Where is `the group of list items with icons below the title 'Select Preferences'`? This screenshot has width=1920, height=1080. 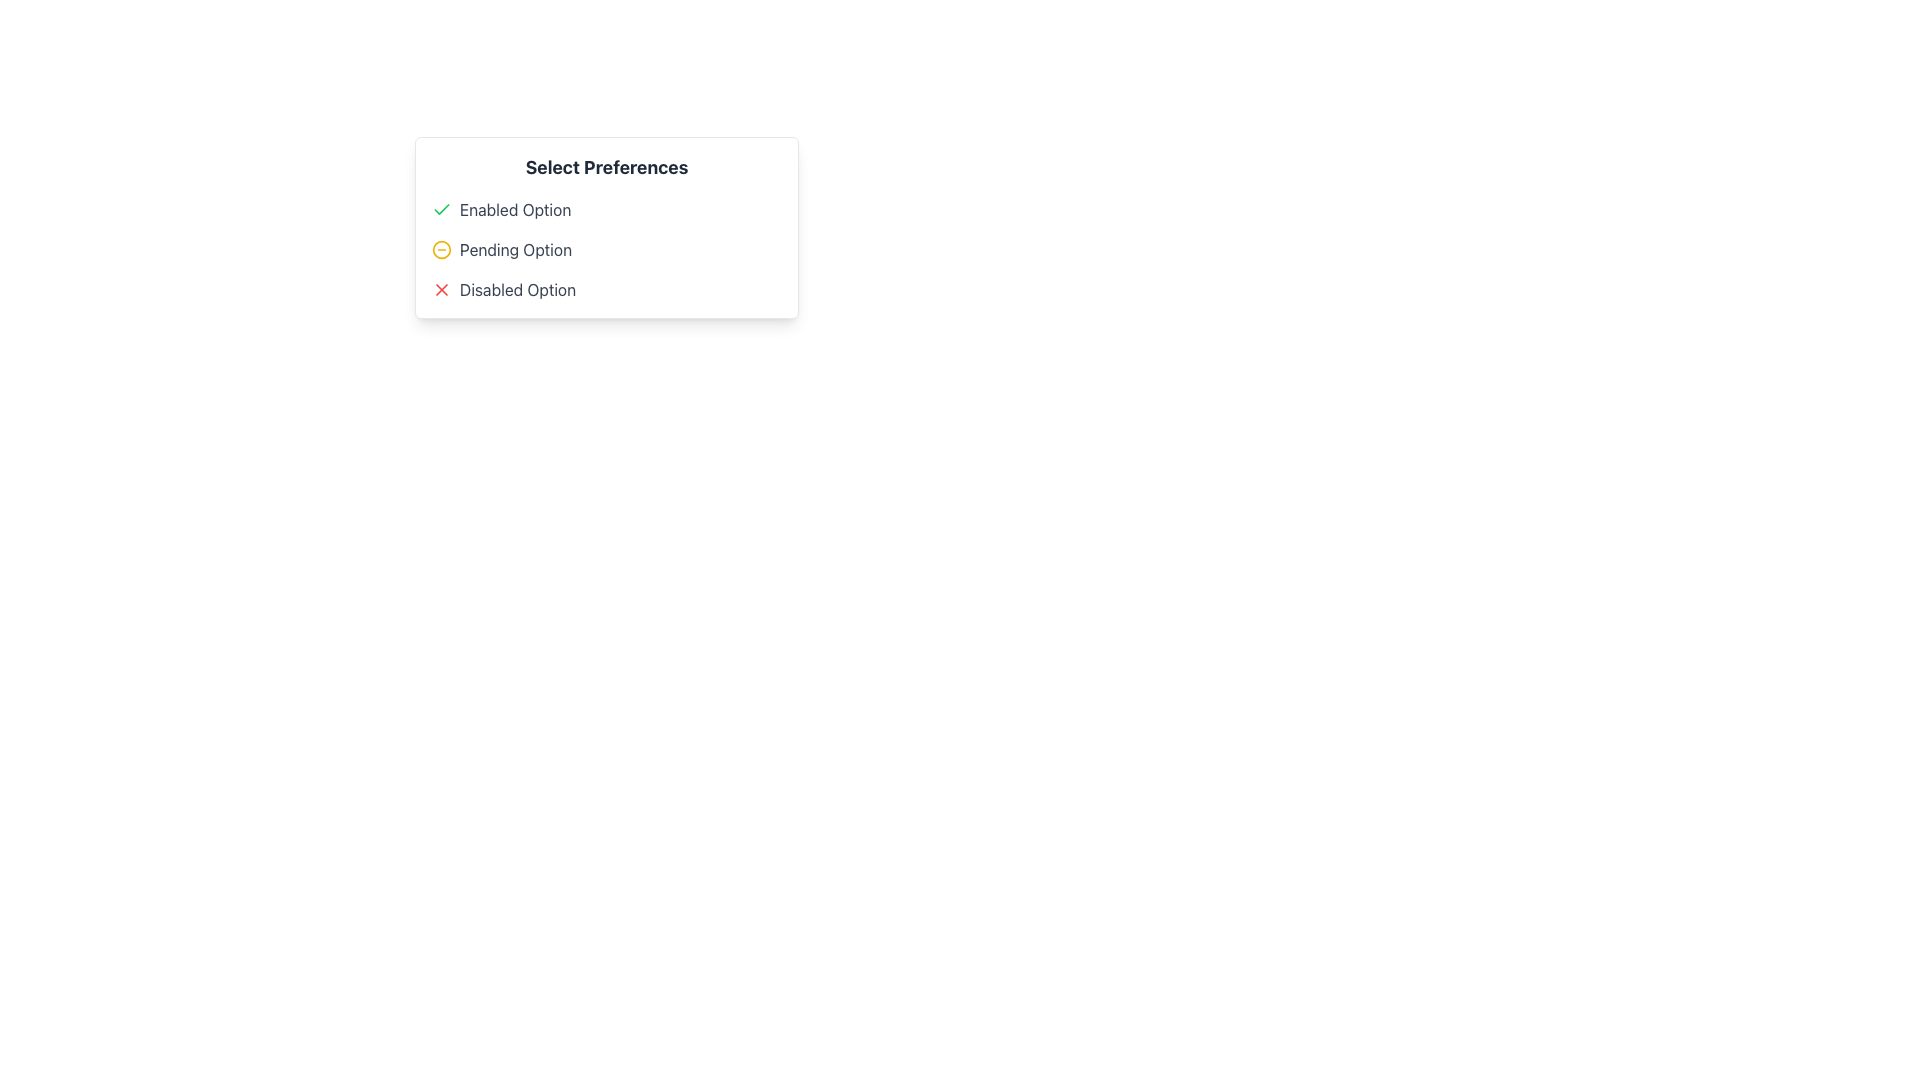 the group of list items with icons below the title 'Select Preferences' is located at coordinates (605, 249).